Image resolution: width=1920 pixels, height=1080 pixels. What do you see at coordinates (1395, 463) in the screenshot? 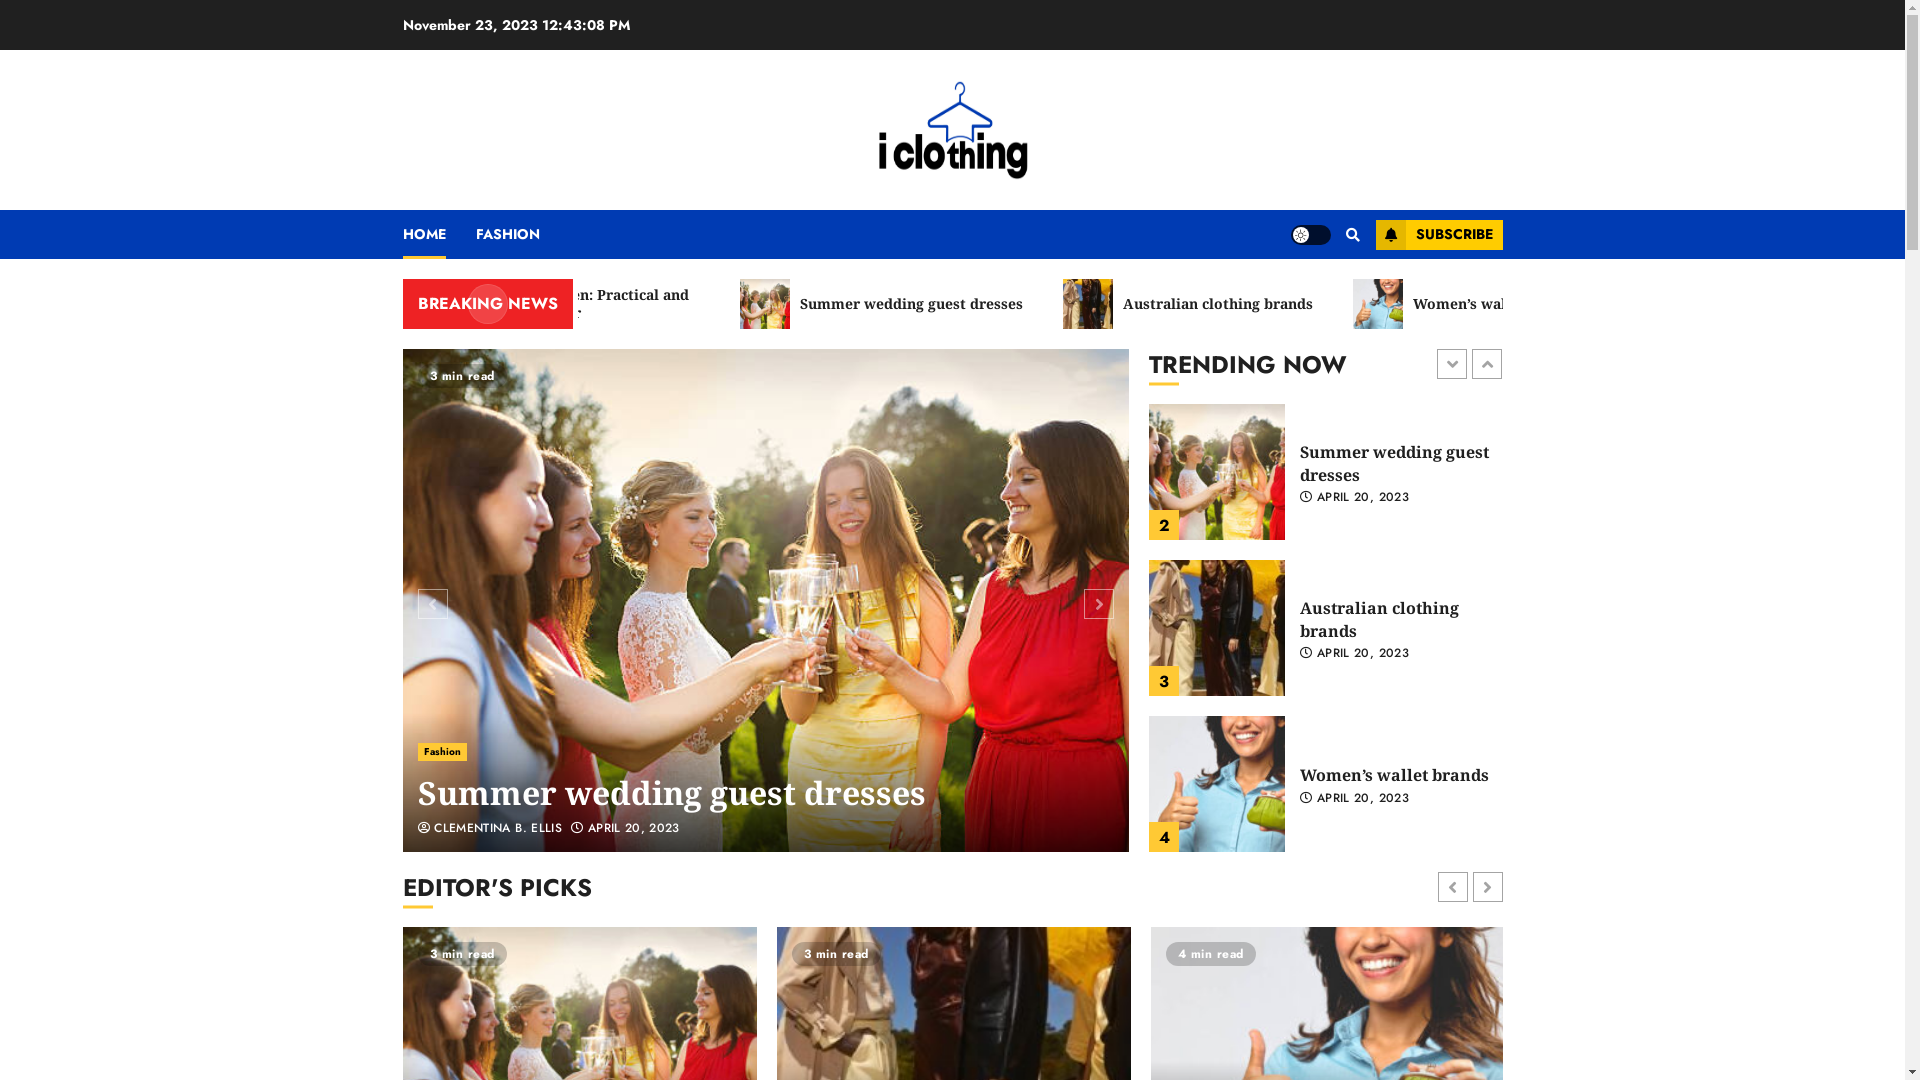
I see `'Clear Heels for Women: Practical and Fashionable Footwear'` at bounding box center [1395, 463].